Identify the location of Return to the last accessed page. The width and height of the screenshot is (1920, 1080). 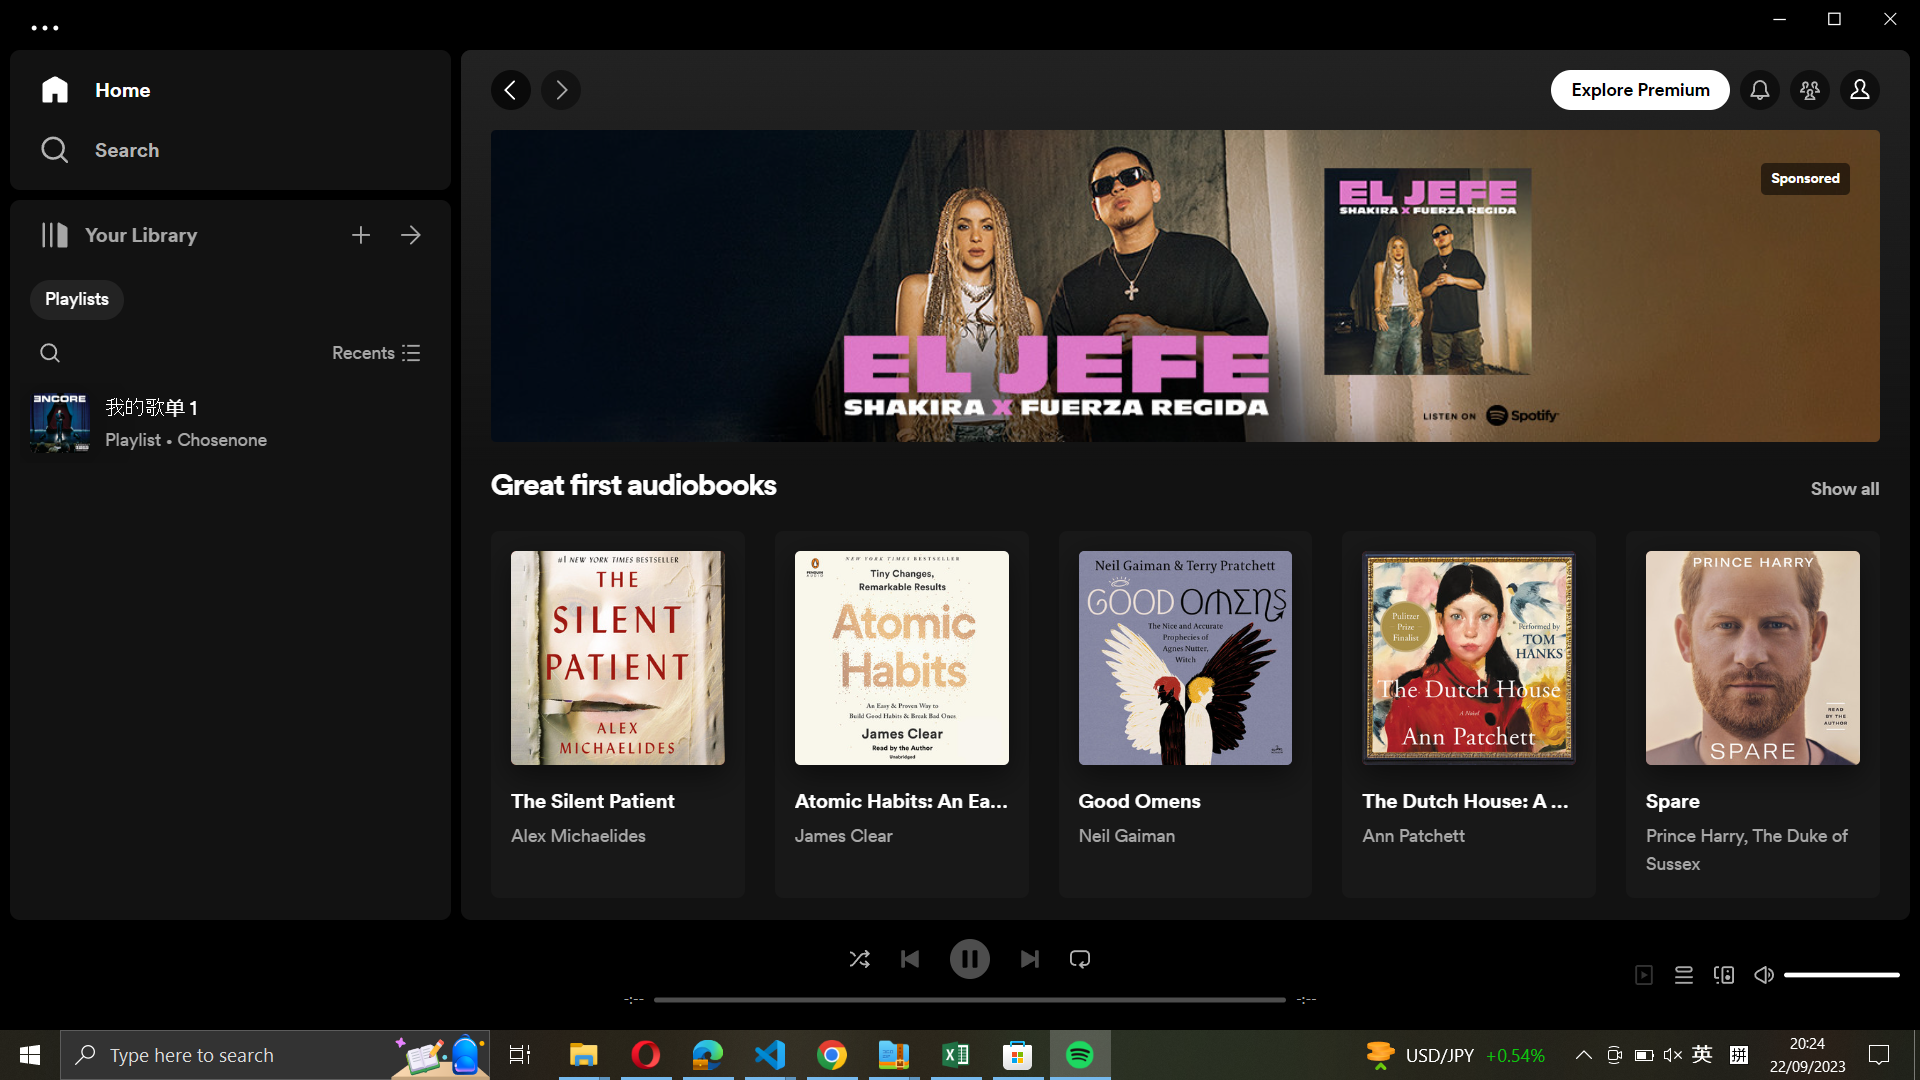
(512, 91).